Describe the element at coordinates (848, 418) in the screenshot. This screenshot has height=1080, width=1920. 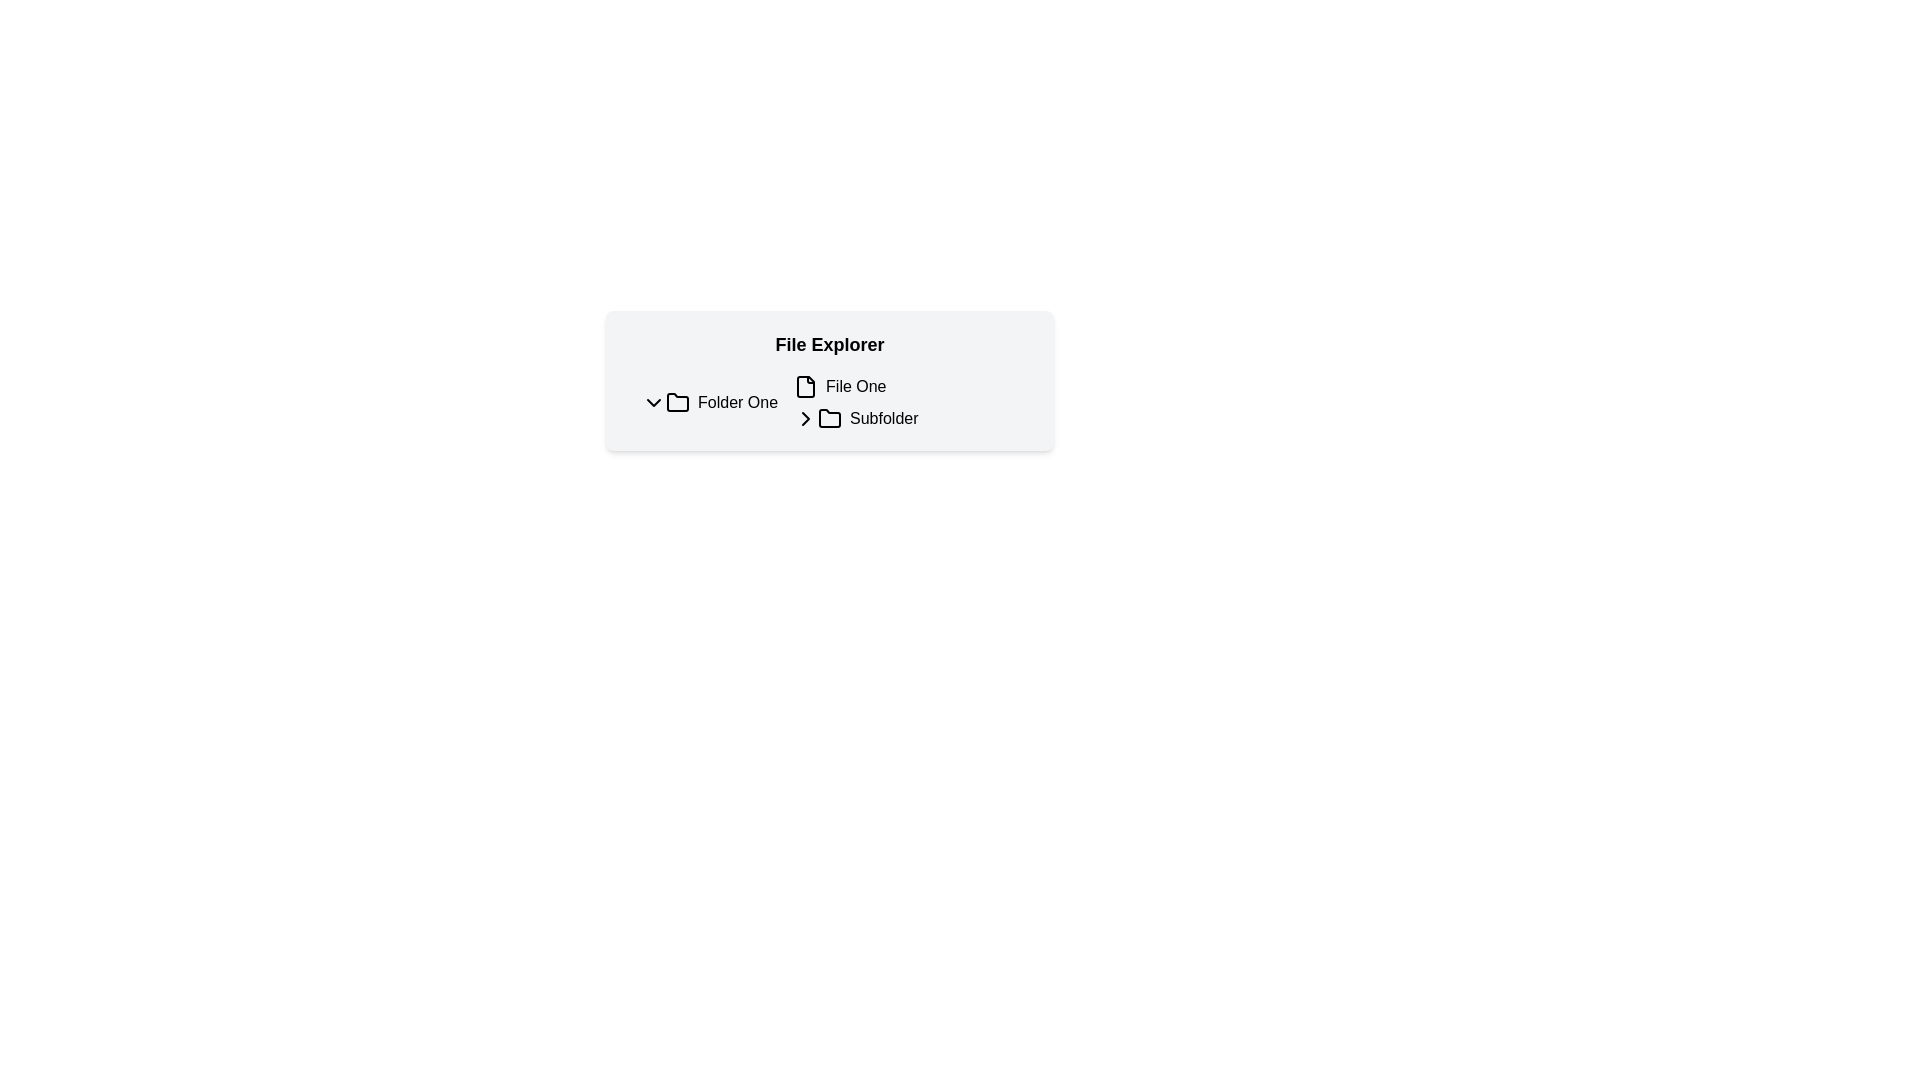
I see `the chevron on the collapsible folder item located below 'File One' in the file explorer interface` at that location.